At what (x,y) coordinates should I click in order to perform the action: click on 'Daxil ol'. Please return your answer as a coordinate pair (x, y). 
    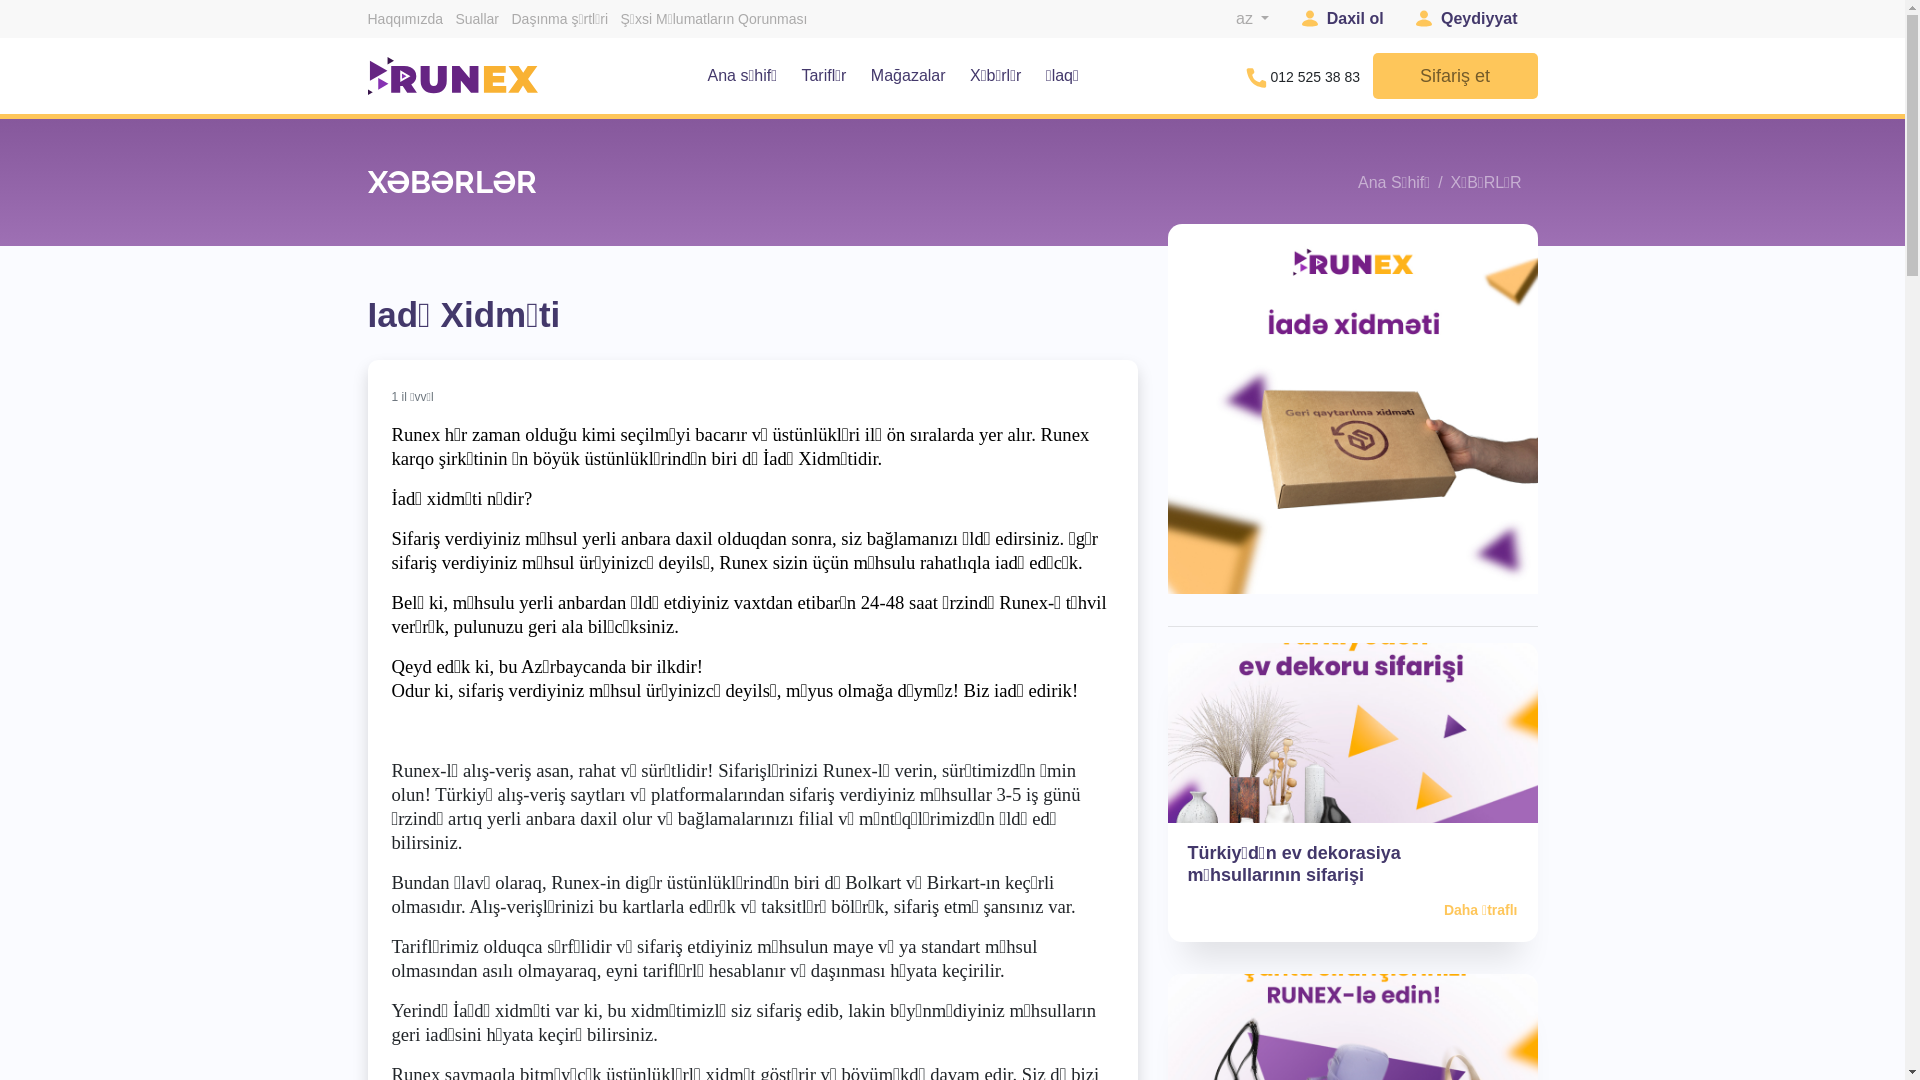
    Looking at the image, I should click on (1343, 19).